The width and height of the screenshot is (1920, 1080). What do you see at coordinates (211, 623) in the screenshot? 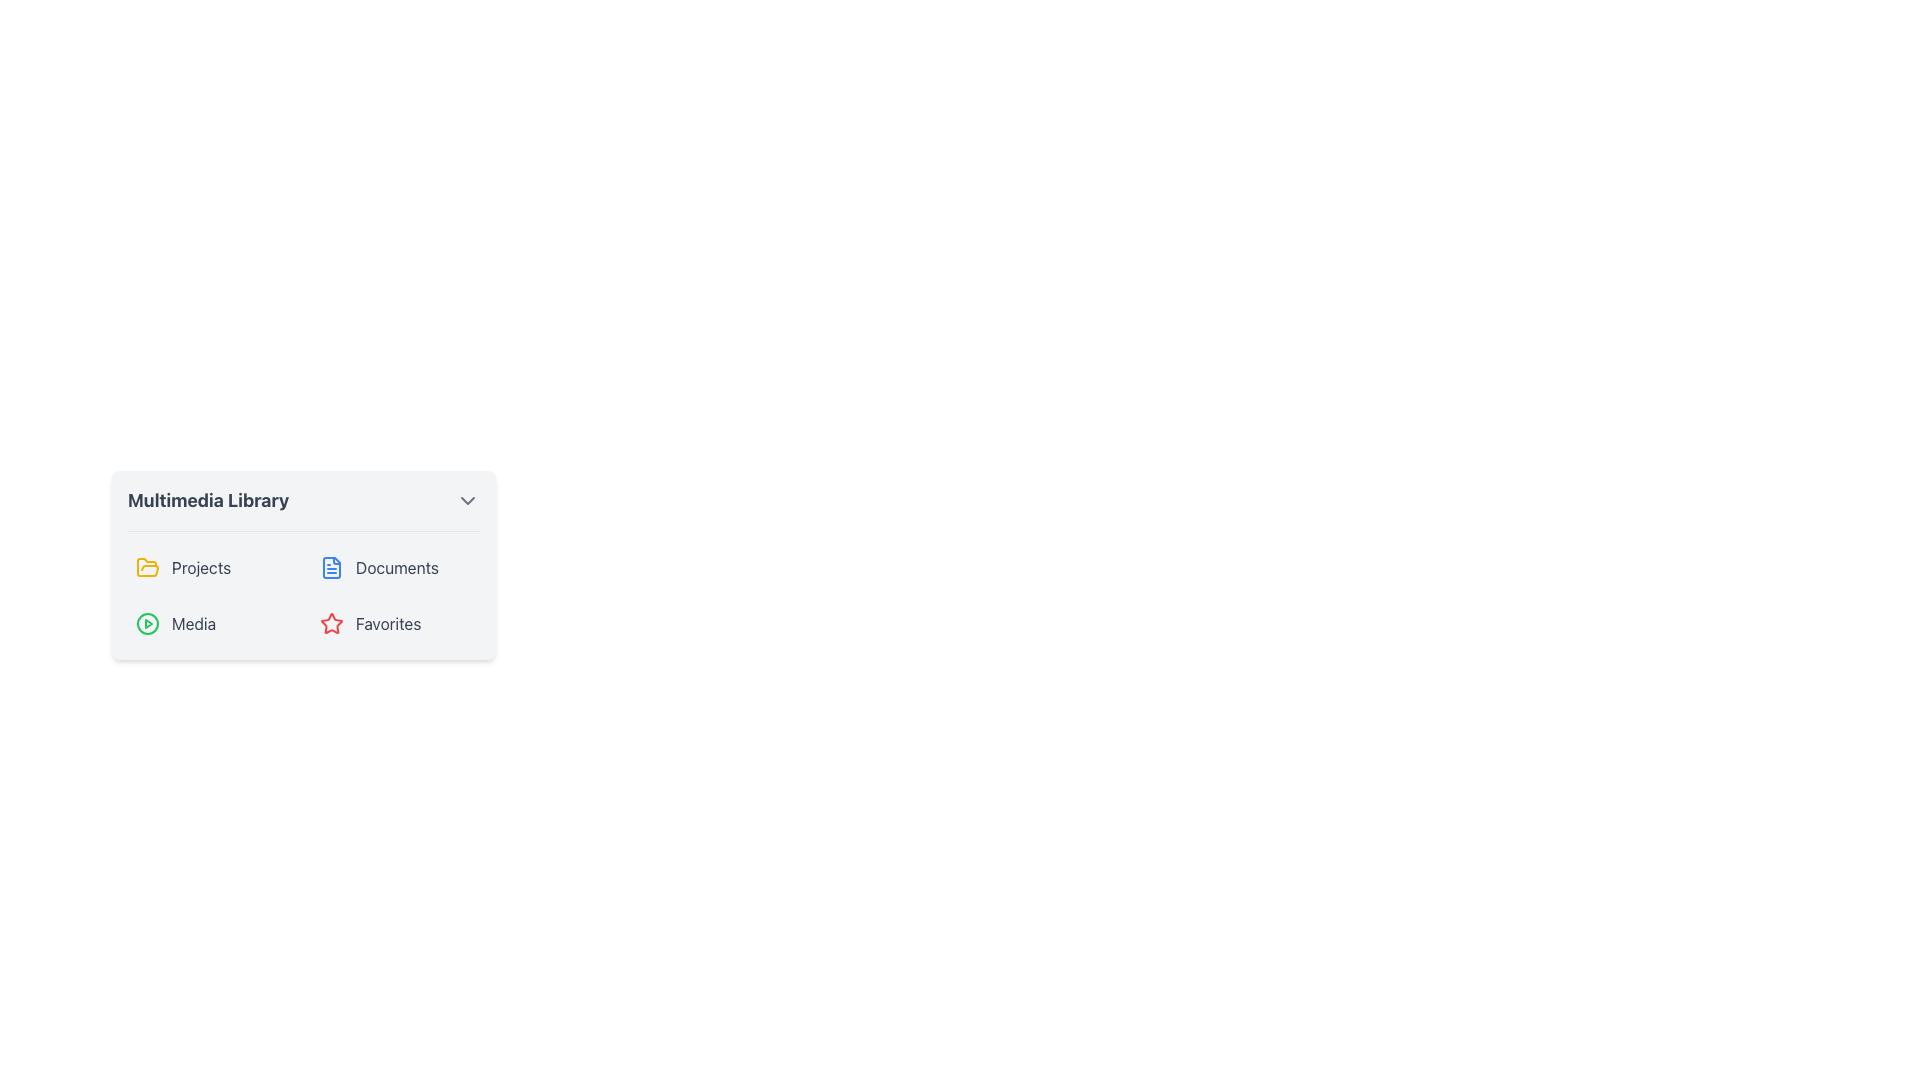
I see `the 'Media' list item, which has a green play button icon` at bounding box center [211, 623].